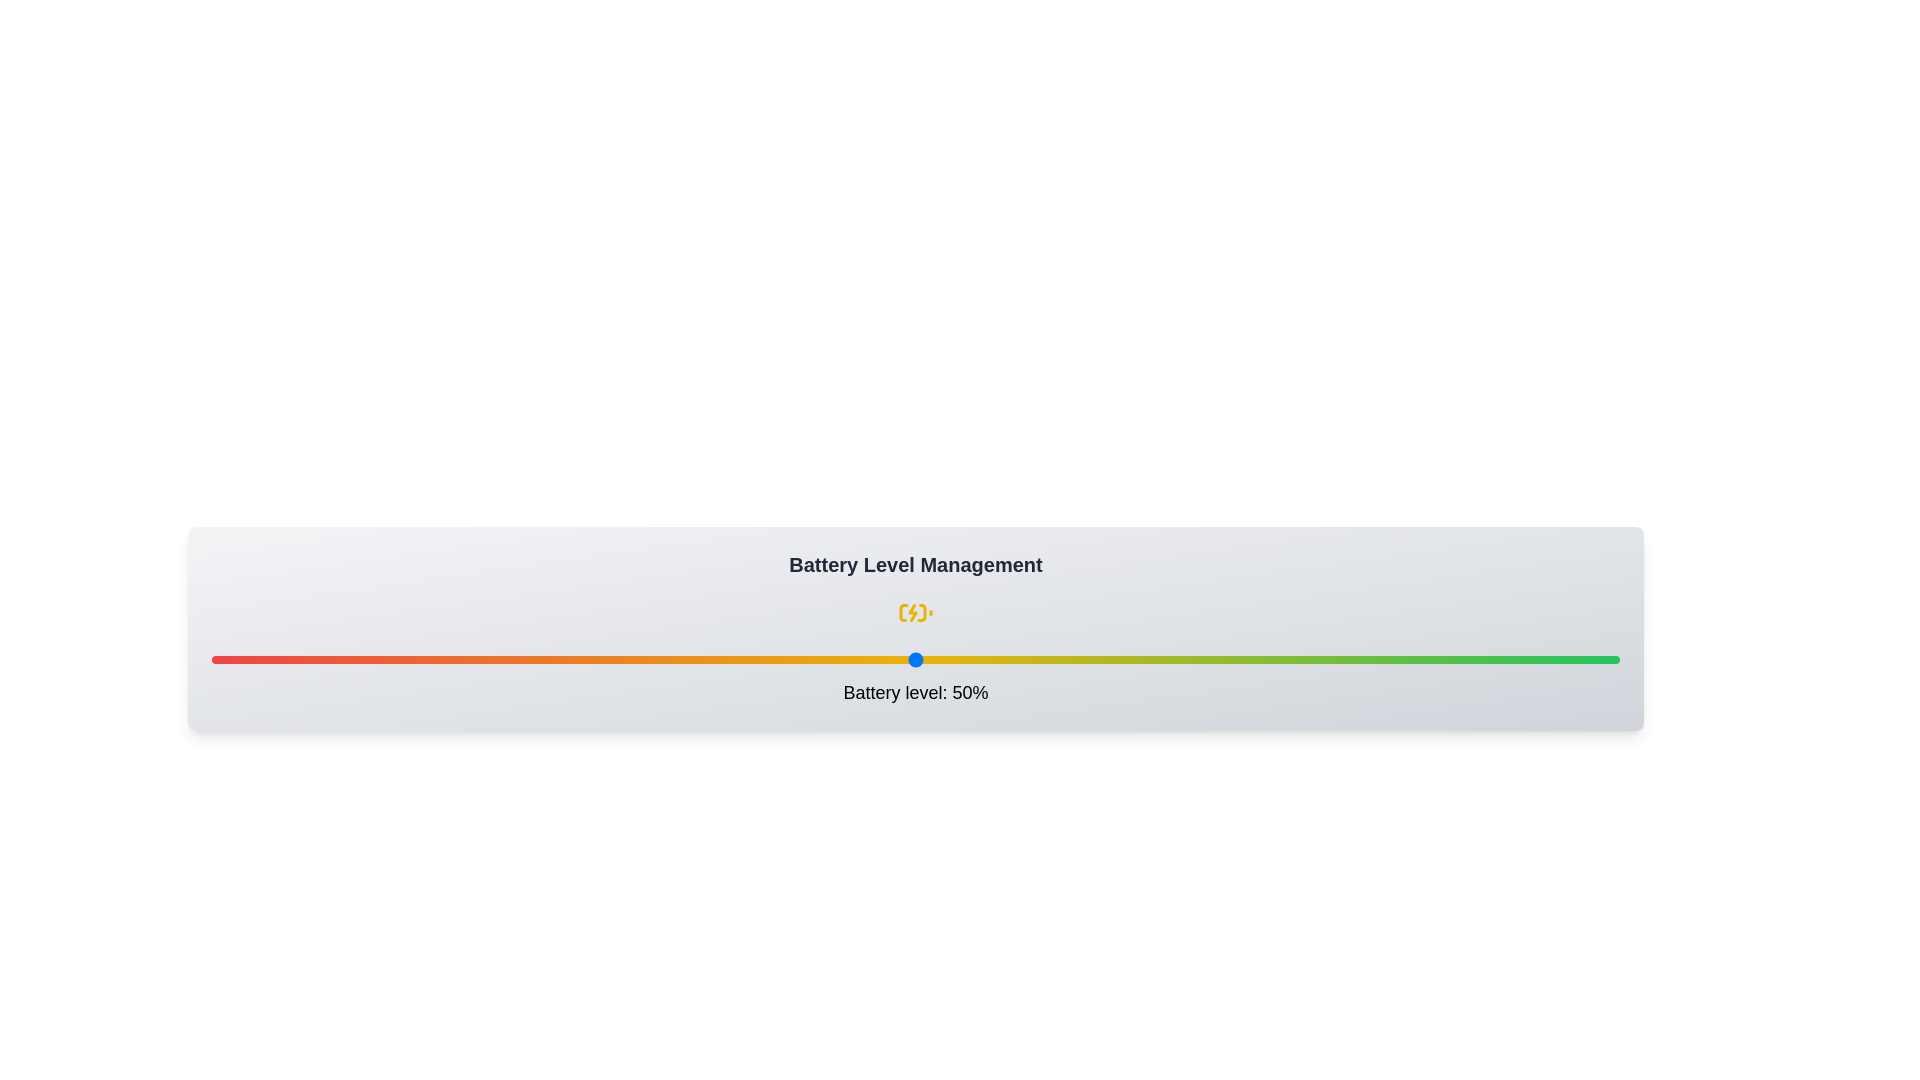 This screenshot has width=1920, height=1080. Describe the element at coordinates (1562, 659) in the screenshot. I see `the battery level to 96% by interacting with the slider` at that location.